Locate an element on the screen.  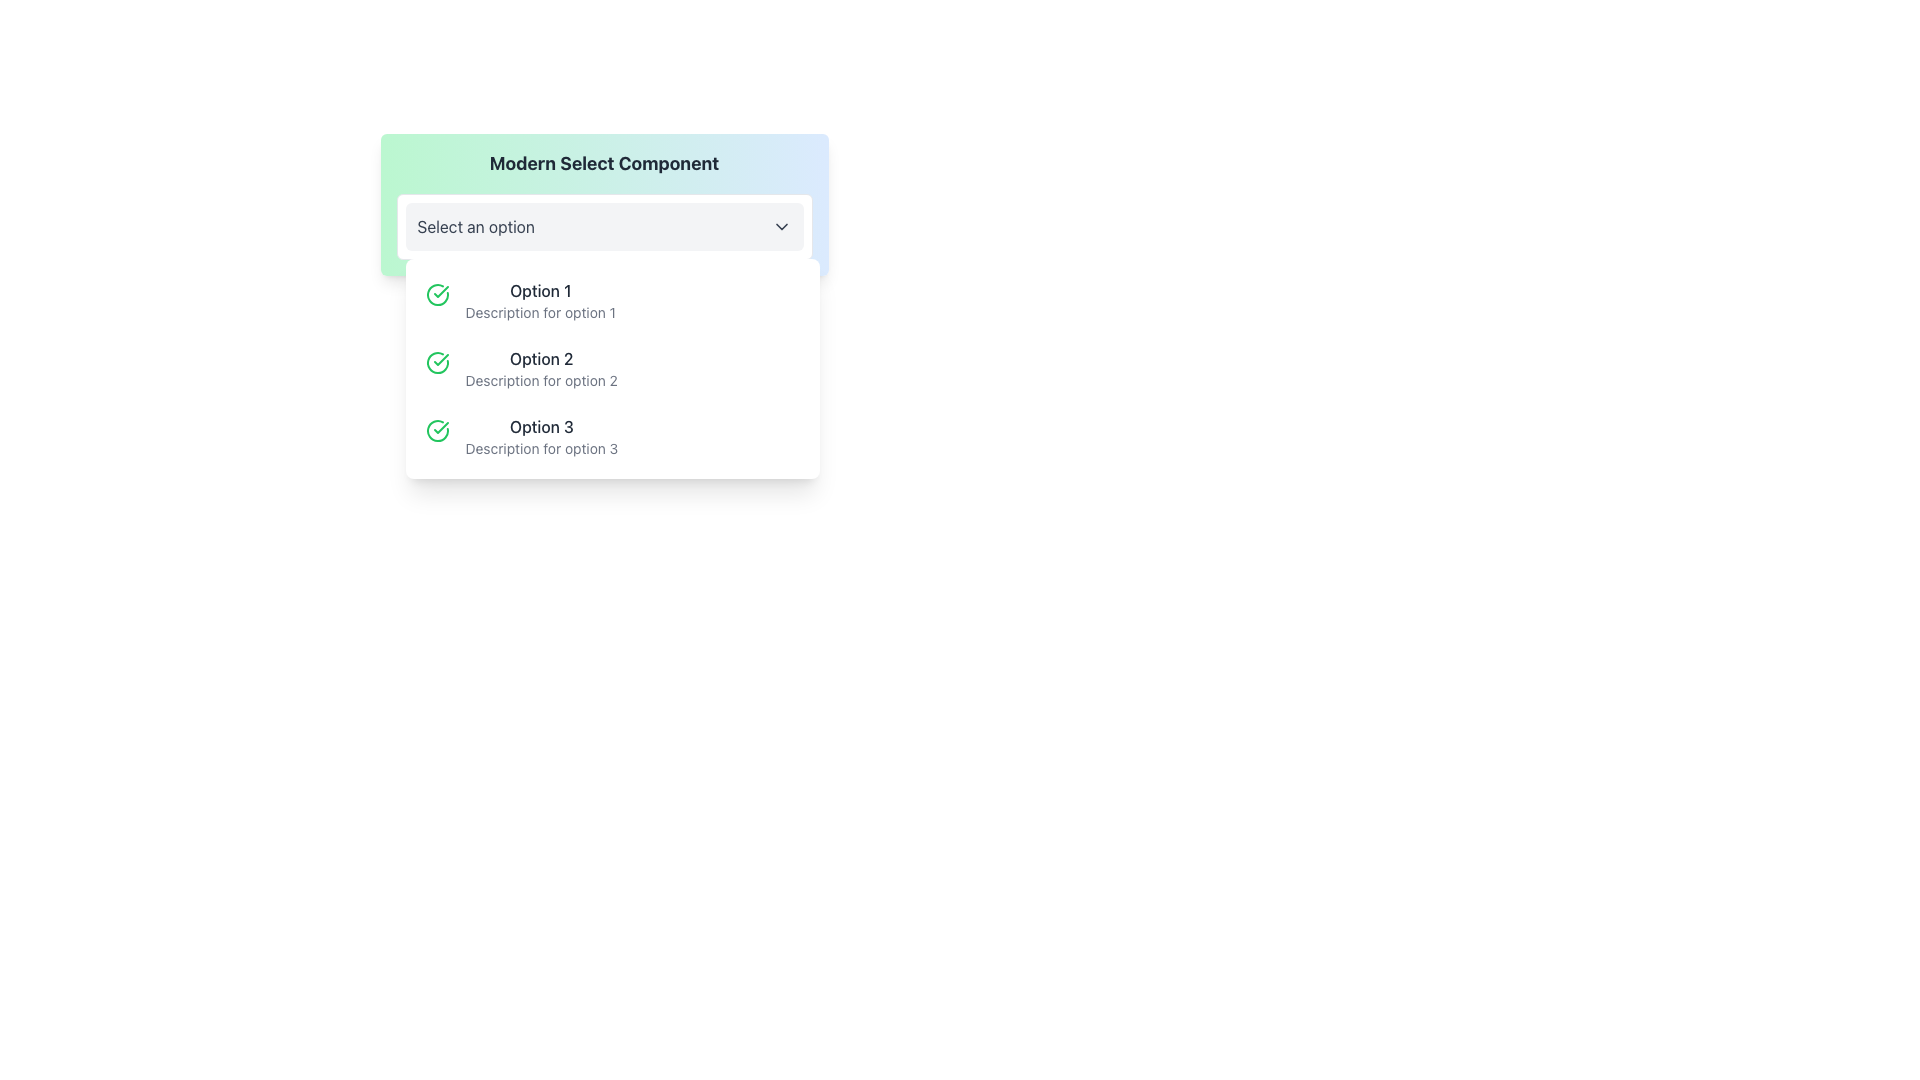
the 'Select an option' text label in the dropdown header is located at coordinates (475, 226).